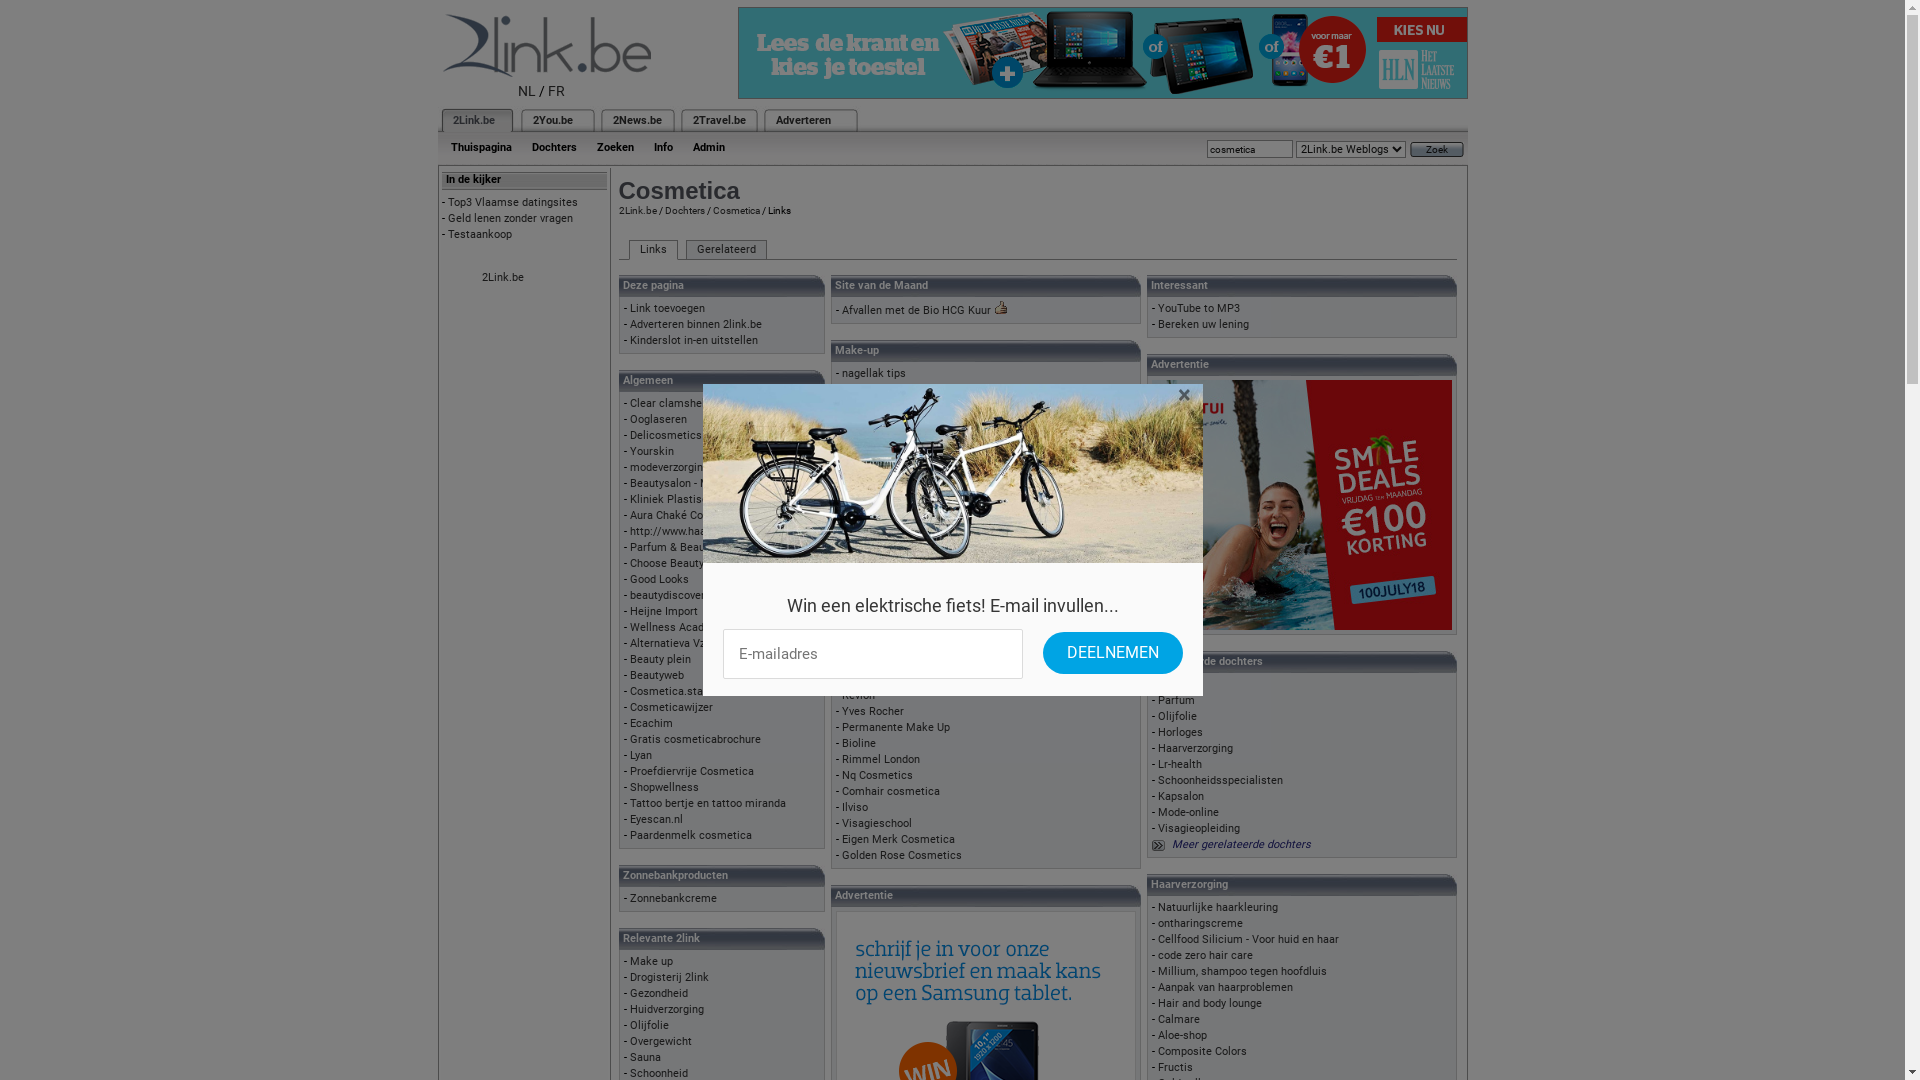 This screenshot has height=1080, width=1920. Describe the element at coordinates (645, 1056) in the screenshot. I see `'Sauna'` at that location.